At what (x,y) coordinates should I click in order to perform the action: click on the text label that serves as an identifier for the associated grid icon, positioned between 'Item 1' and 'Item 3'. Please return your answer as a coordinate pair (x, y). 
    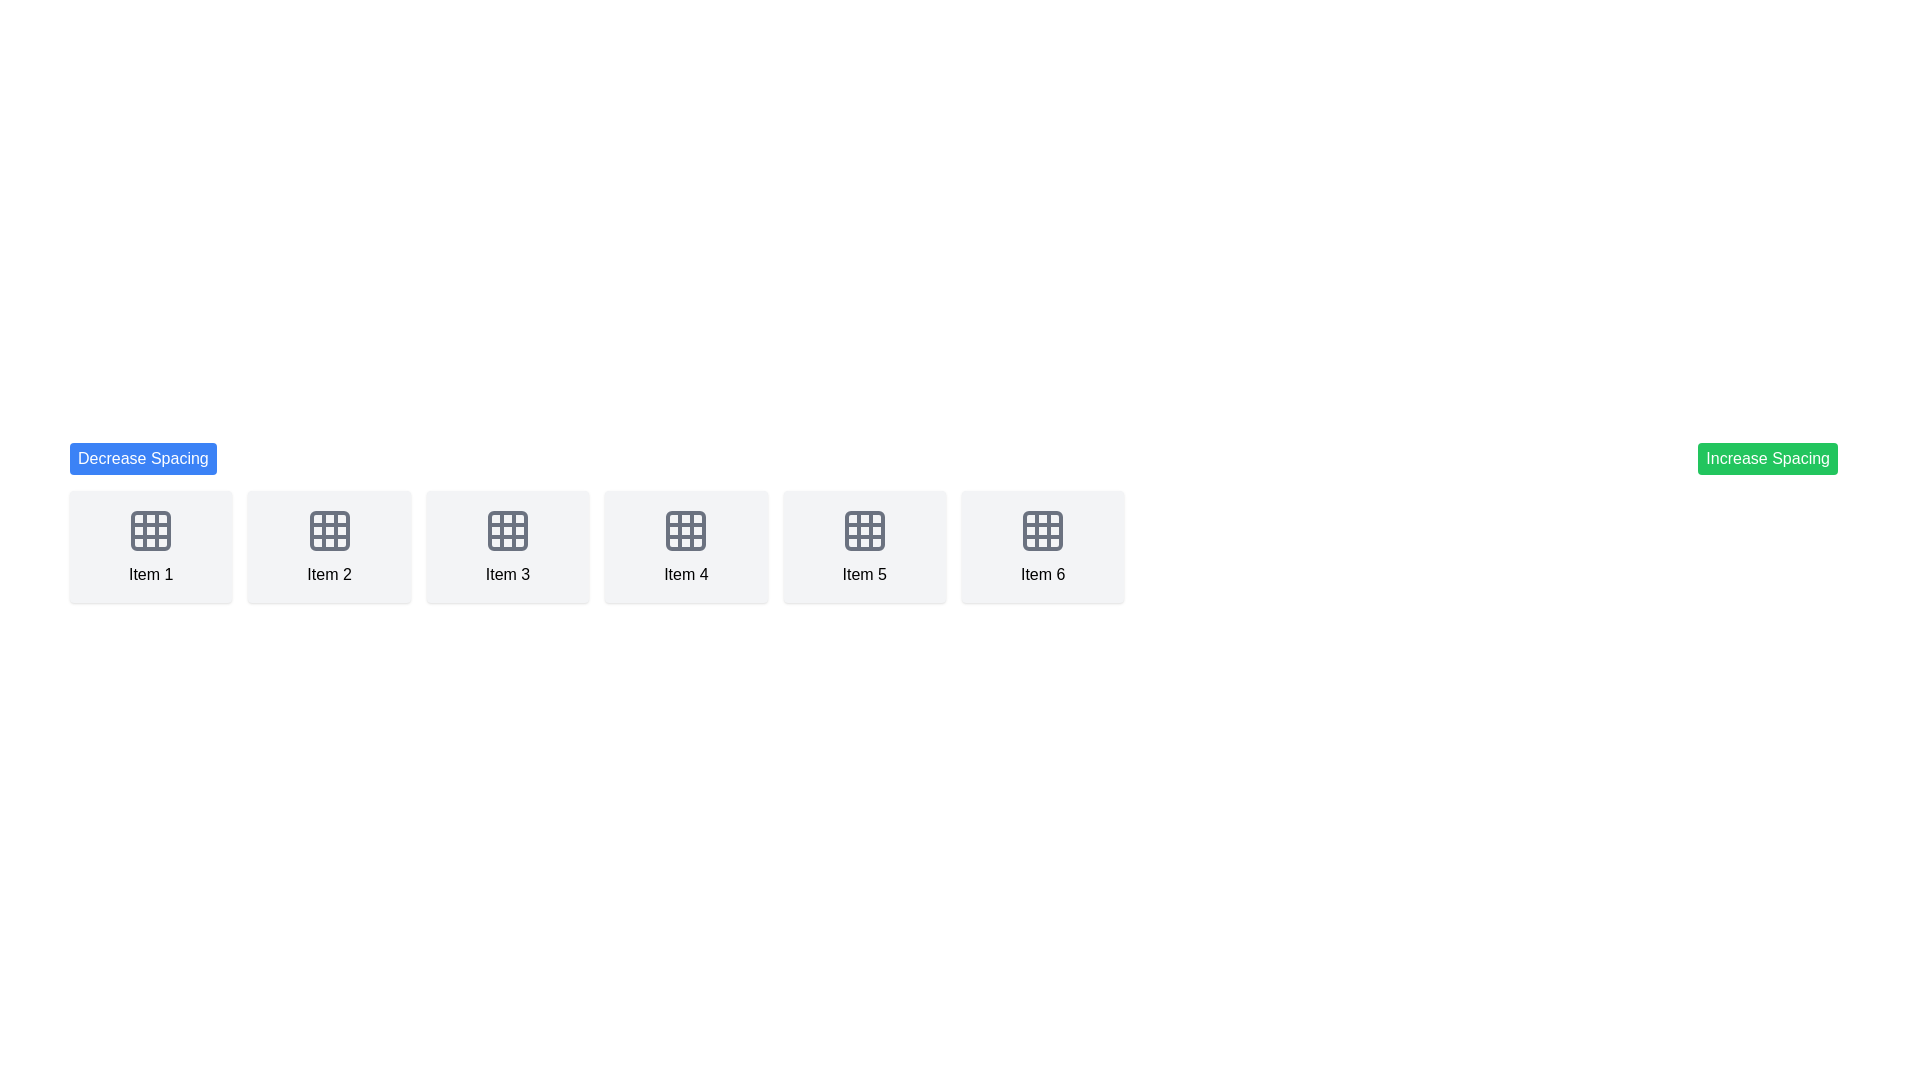
    Looking at the image, I should click on (329, 574).